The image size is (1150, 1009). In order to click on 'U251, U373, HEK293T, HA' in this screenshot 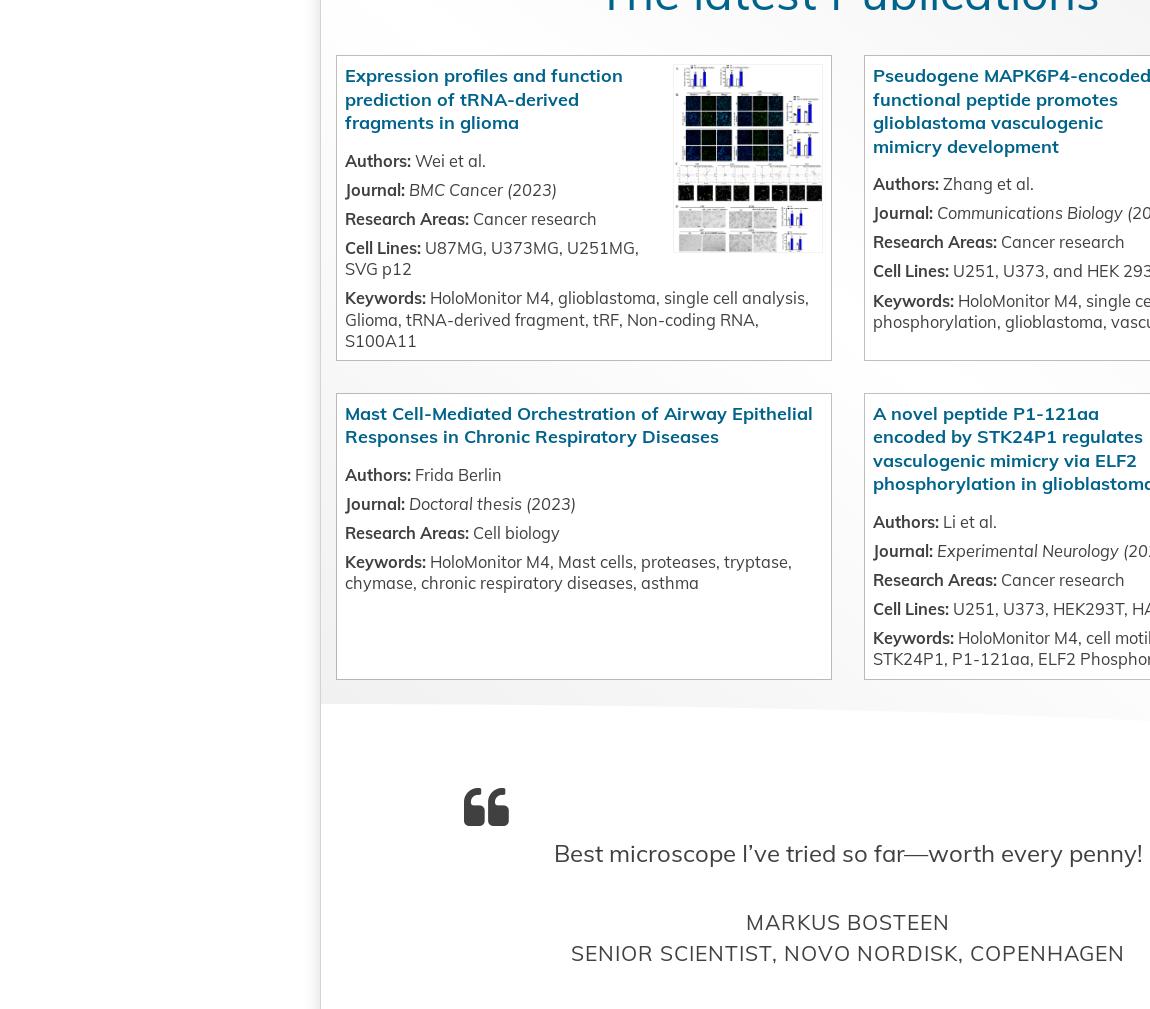, I will do `click(838, 771)`.